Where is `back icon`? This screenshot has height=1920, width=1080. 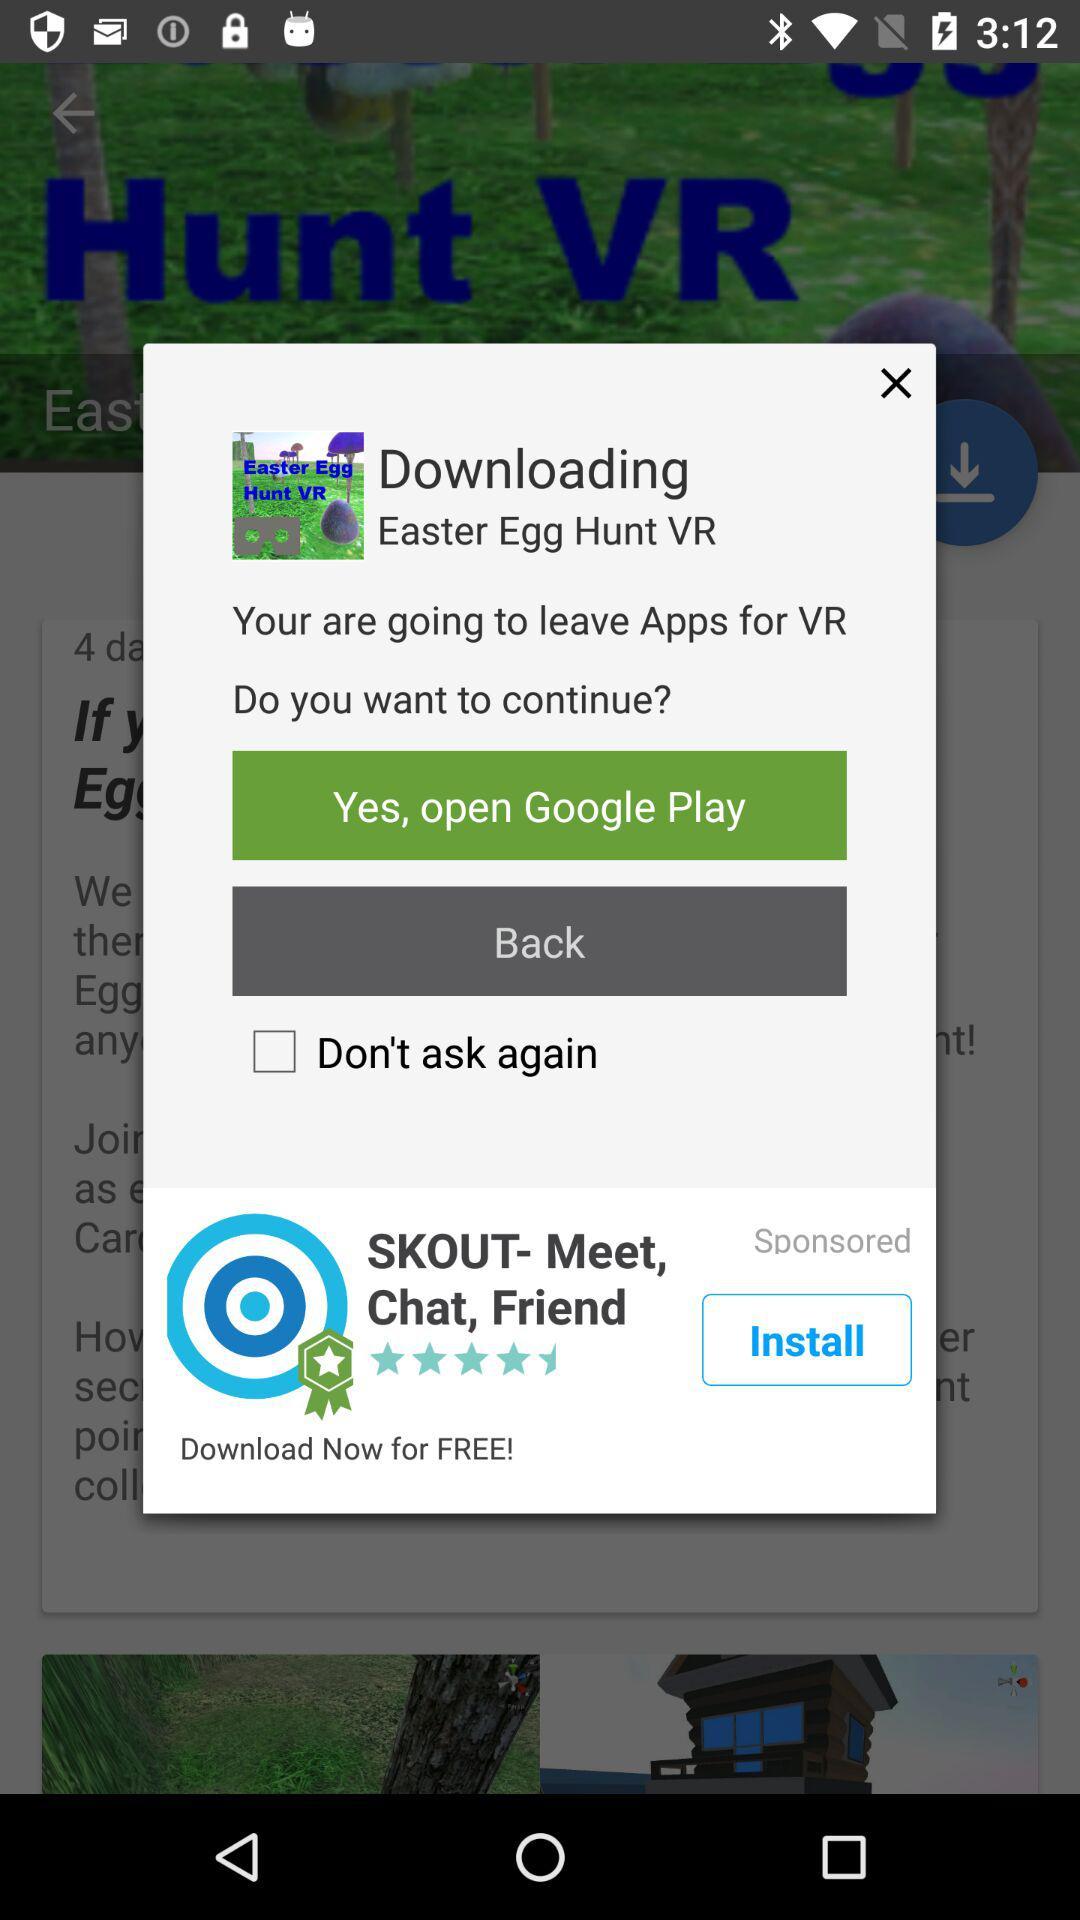 back icon is located at coordinates (538, 940).